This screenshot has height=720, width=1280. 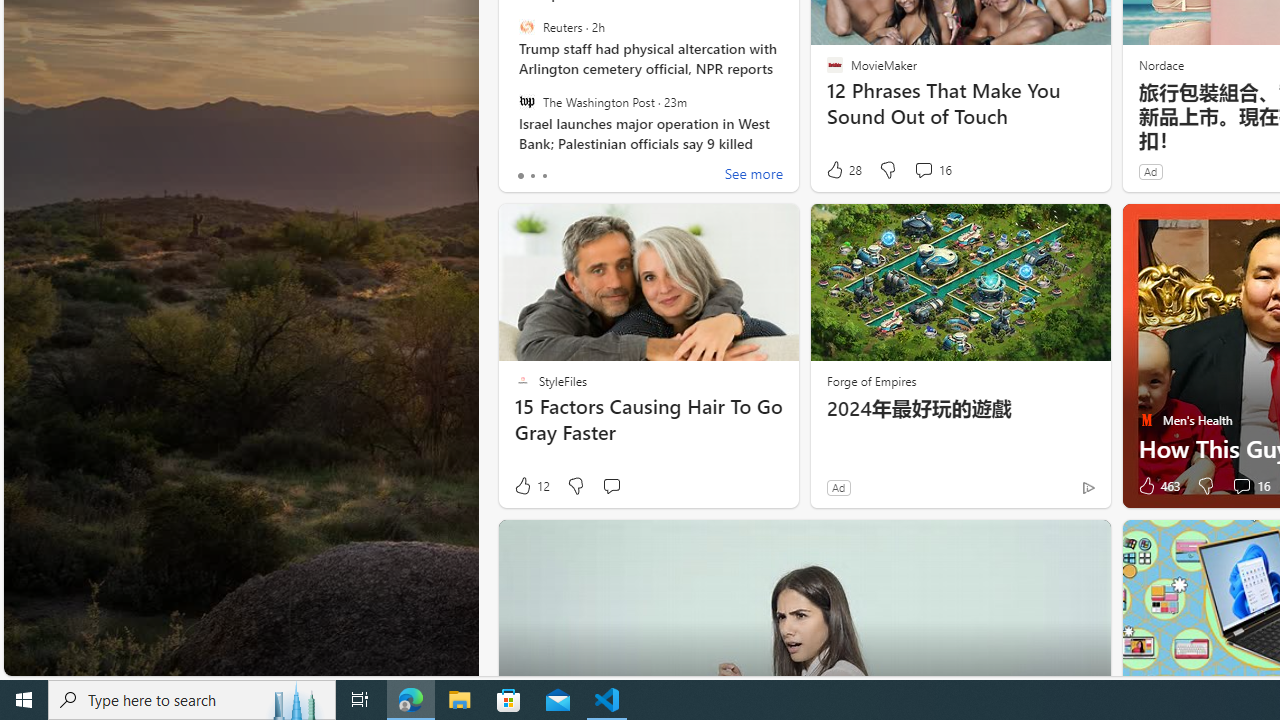 What do you see at coordinates (526, 27) in the screenshot?
I see `'Reuters'` at bounding box center [526, 27].